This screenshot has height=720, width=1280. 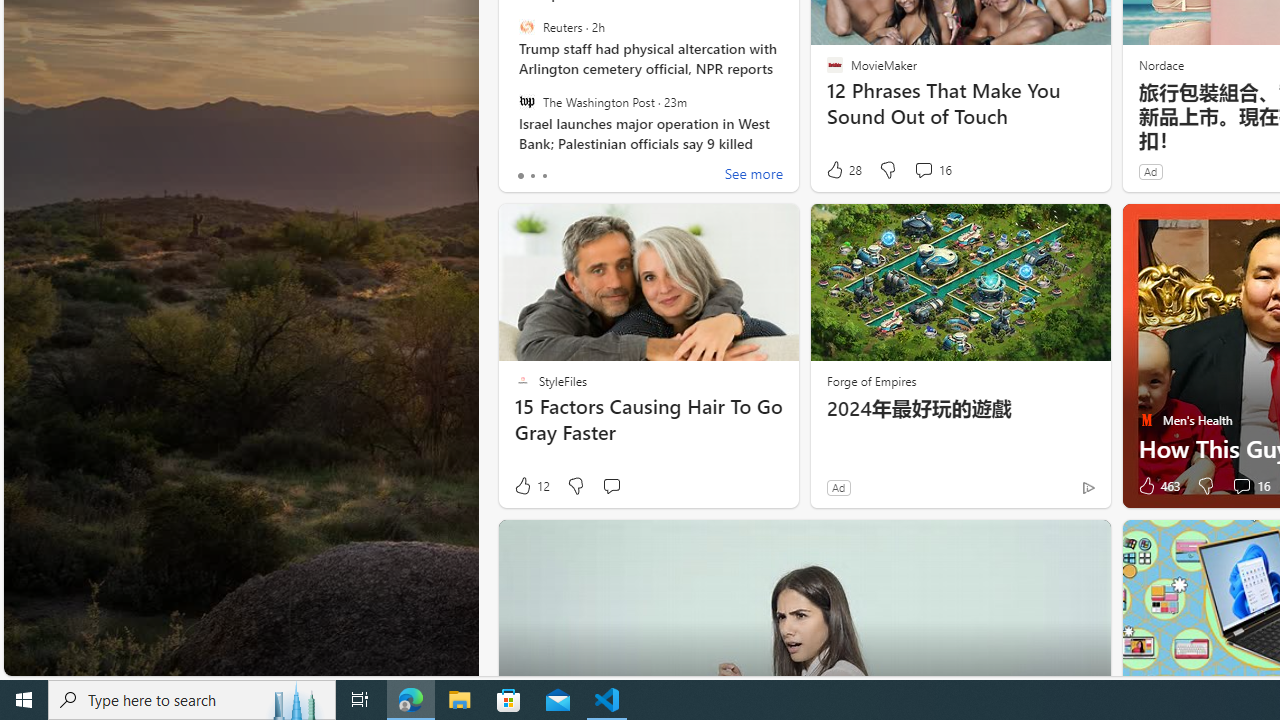 What do you see at coordinates (526, 27) in the screenshot?
I see `'Reuters'` at bounding box center [526, 27].